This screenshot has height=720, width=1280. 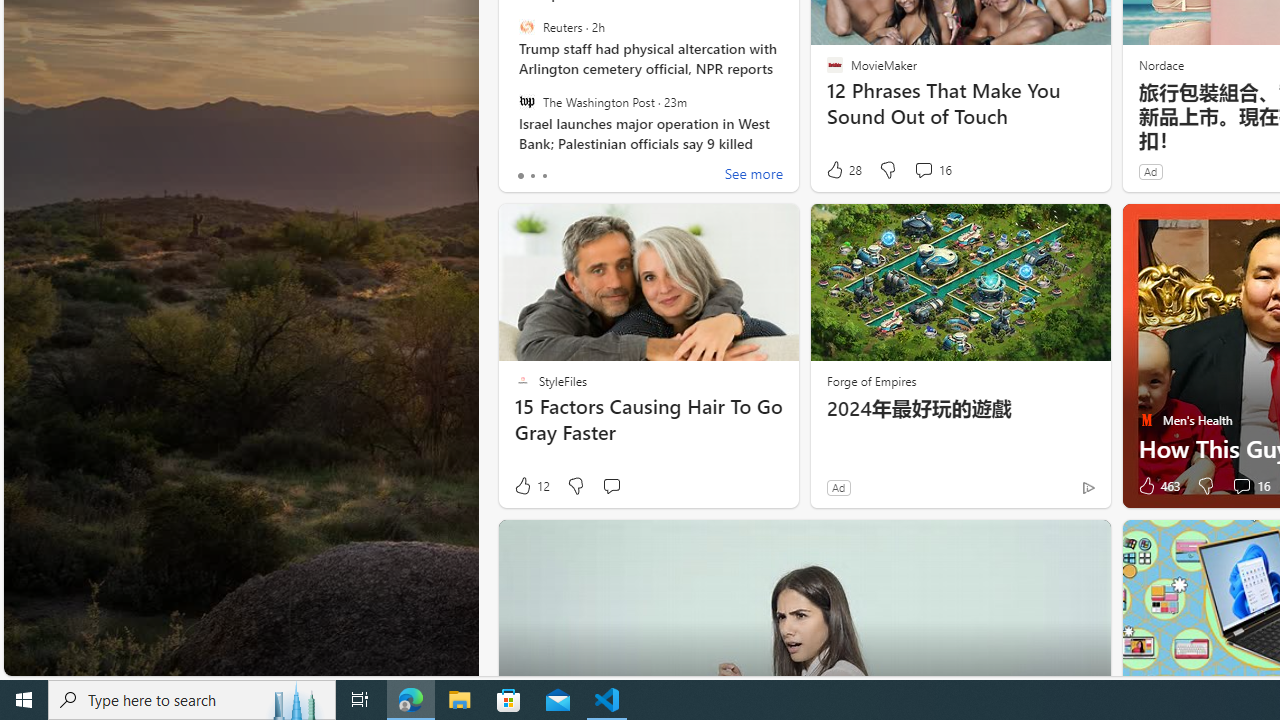 What do you see at coordinates (526, 27) in the screenshot?
I see `'Reuters'` at bounding box center [526, 27].